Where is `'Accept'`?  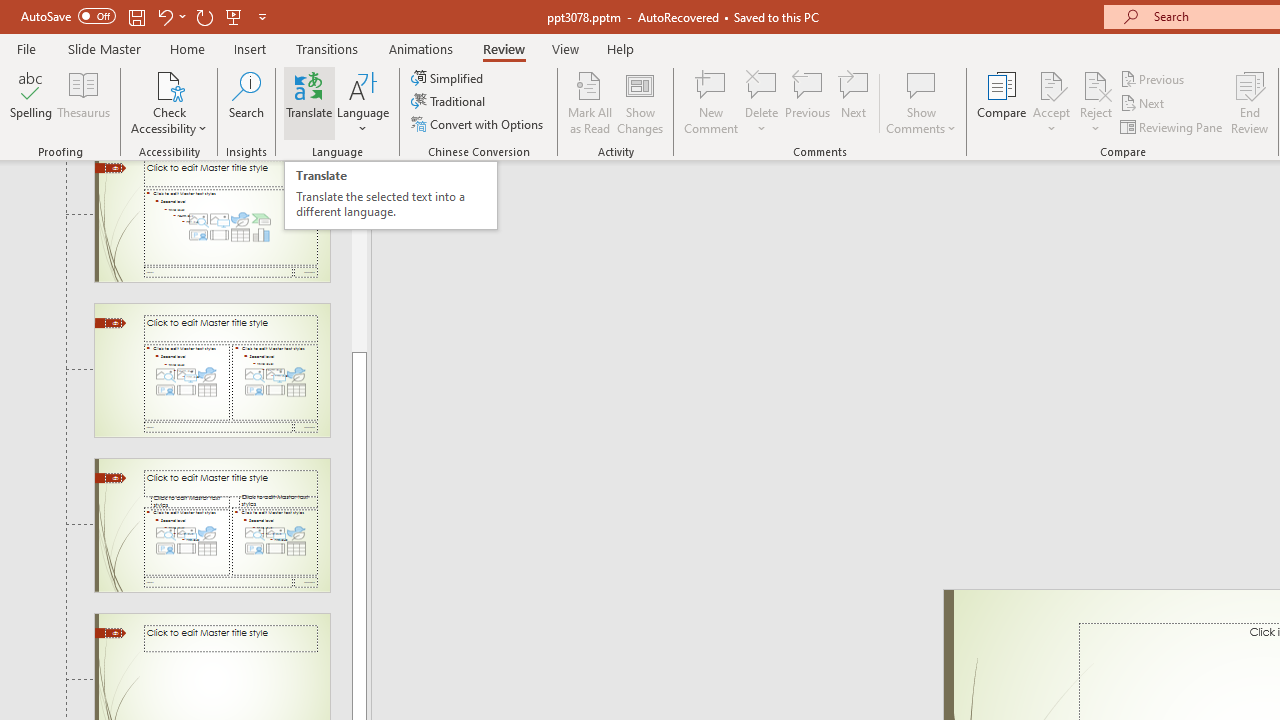 'Accept' is located at coordinates (1050, 103).